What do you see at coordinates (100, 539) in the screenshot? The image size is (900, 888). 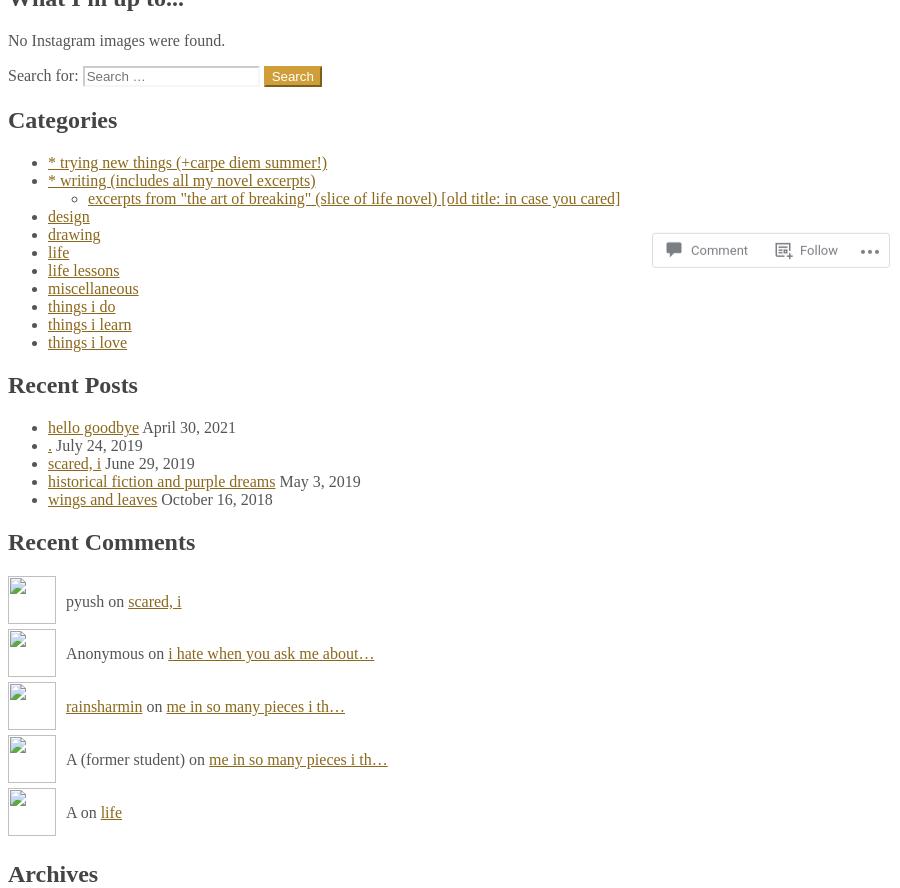 I see `'Recent Comments'` at bounding box center [100, 539].